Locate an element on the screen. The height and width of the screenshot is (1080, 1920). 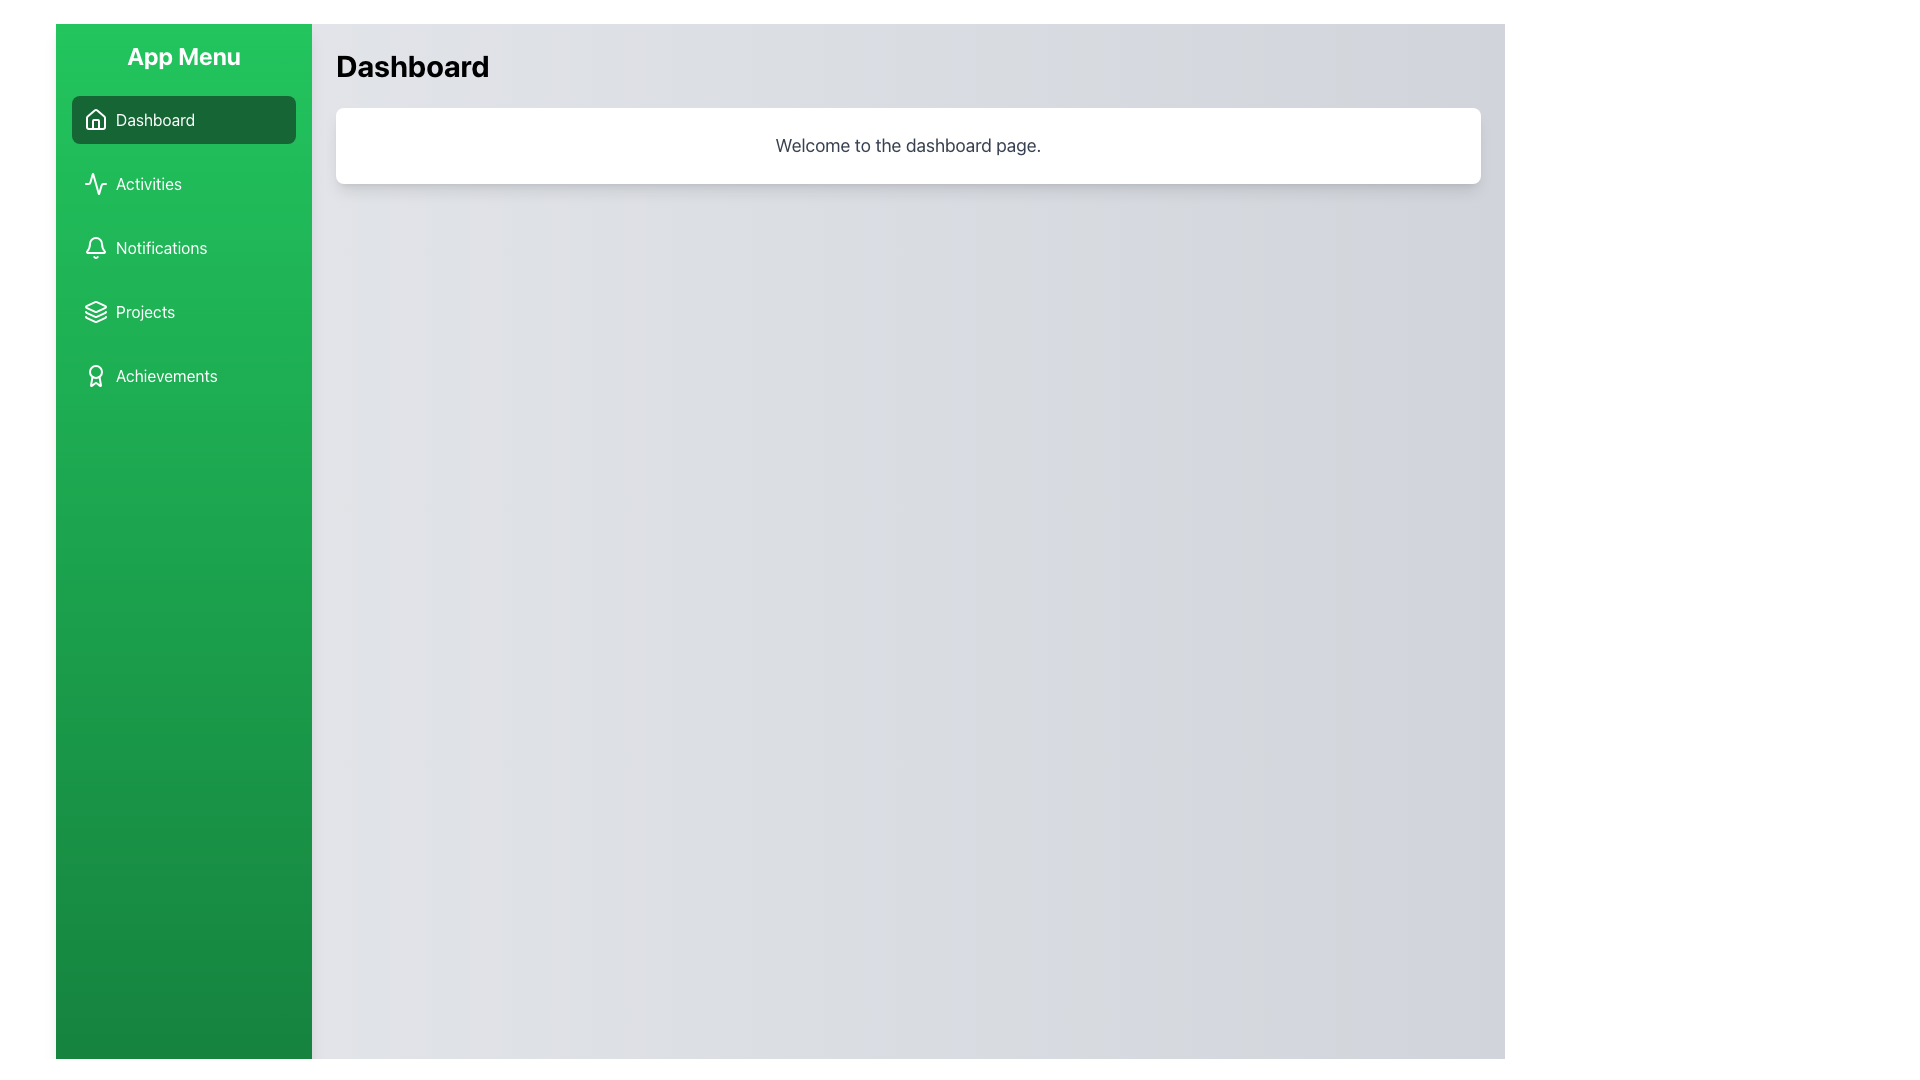
the SVG Circle element located to the left of the 'Achievements' menu label in the sidebar menu is located at coordinates (95, 371).